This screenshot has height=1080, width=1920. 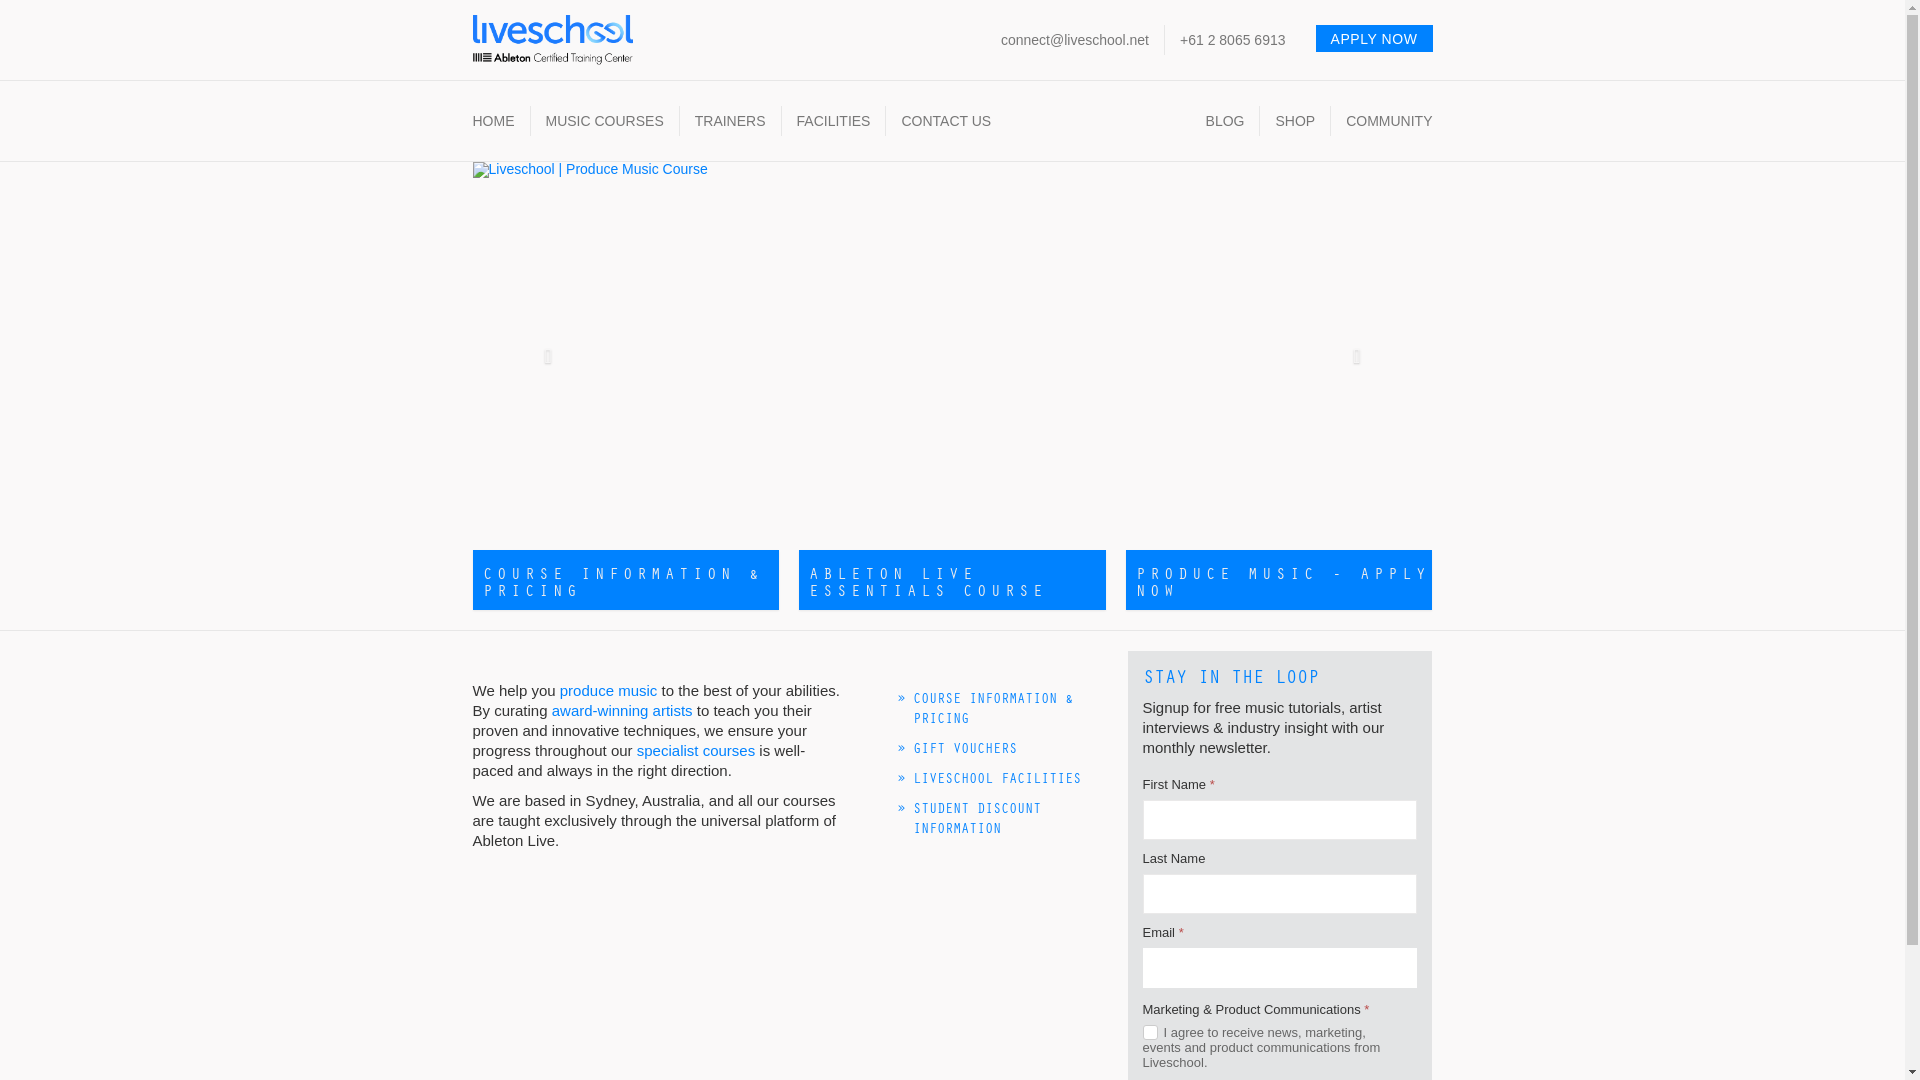 What do you see at coordinates (1232, 39) in the screenshot?
I see `'+61 2 8065 6913'` at bounding box center [1232, 39].